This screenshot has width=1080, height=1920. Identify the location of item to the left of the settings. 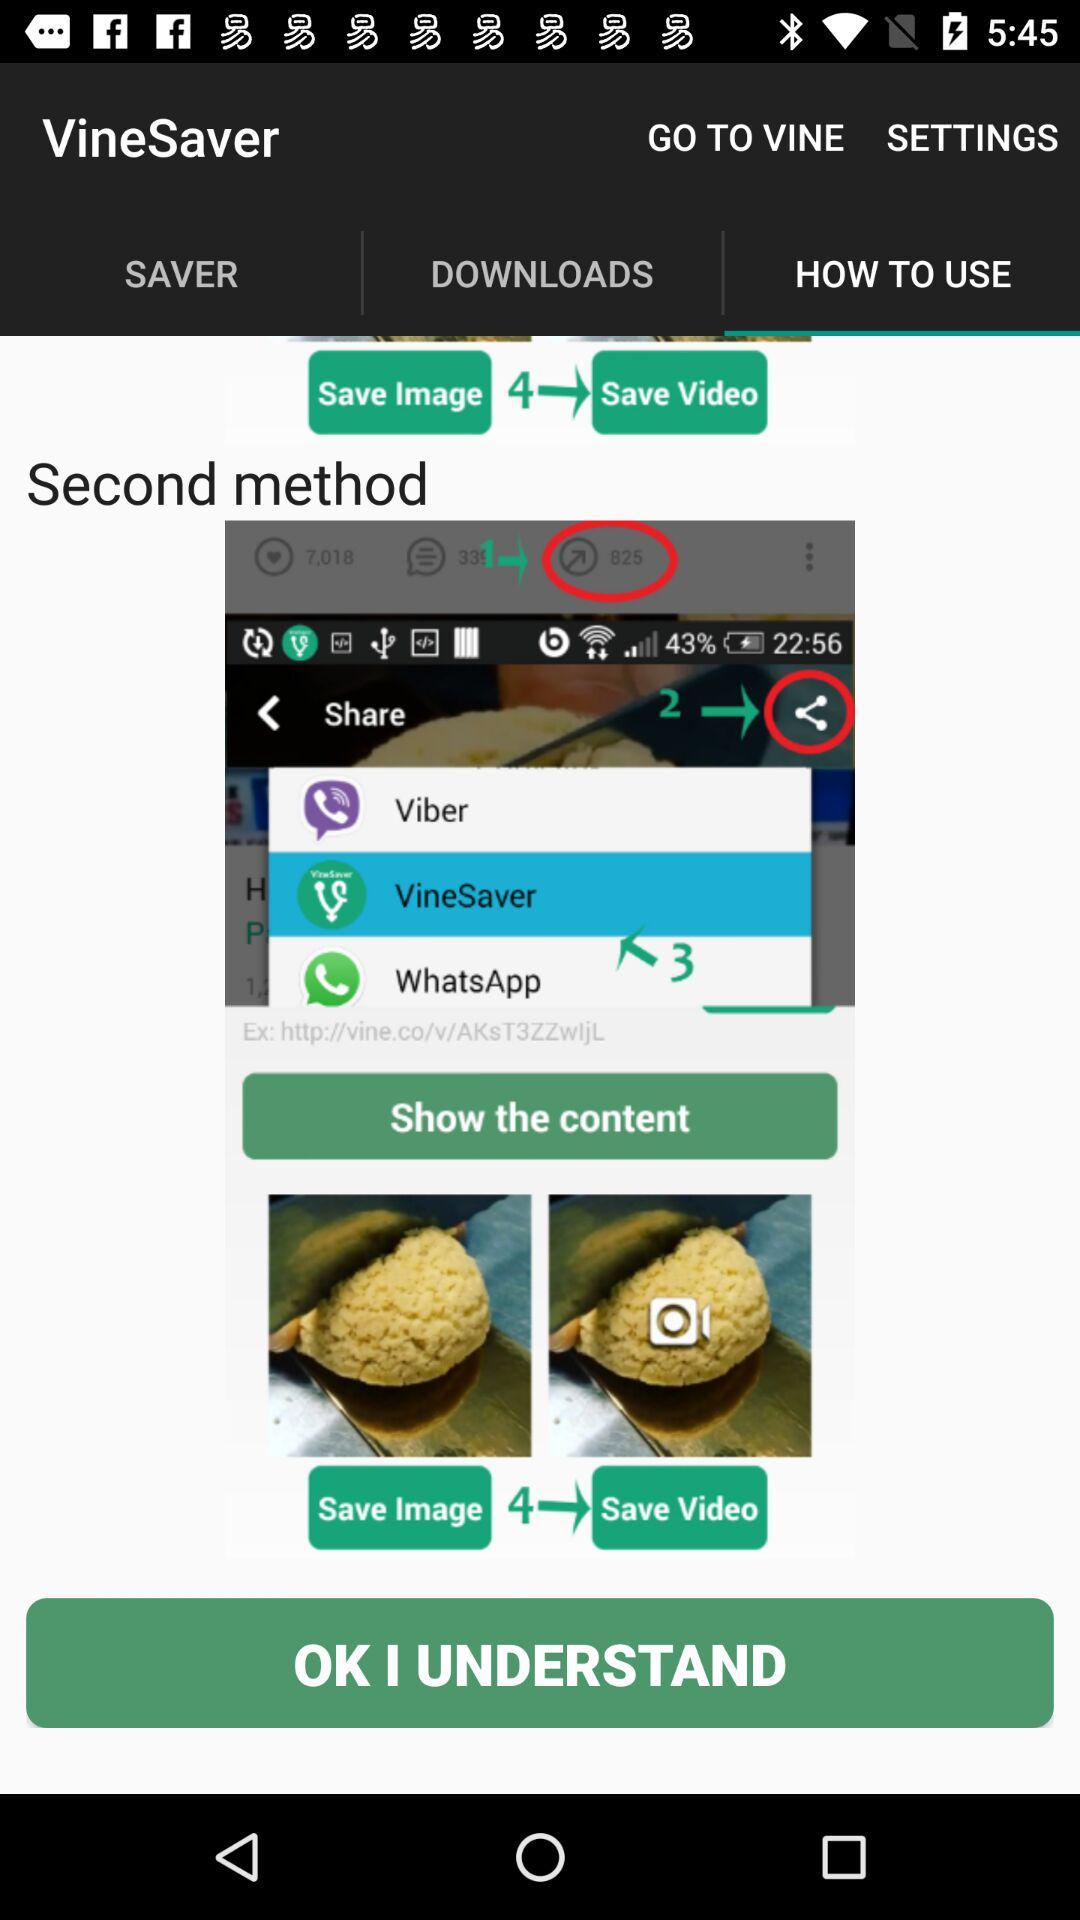
(745, 135).